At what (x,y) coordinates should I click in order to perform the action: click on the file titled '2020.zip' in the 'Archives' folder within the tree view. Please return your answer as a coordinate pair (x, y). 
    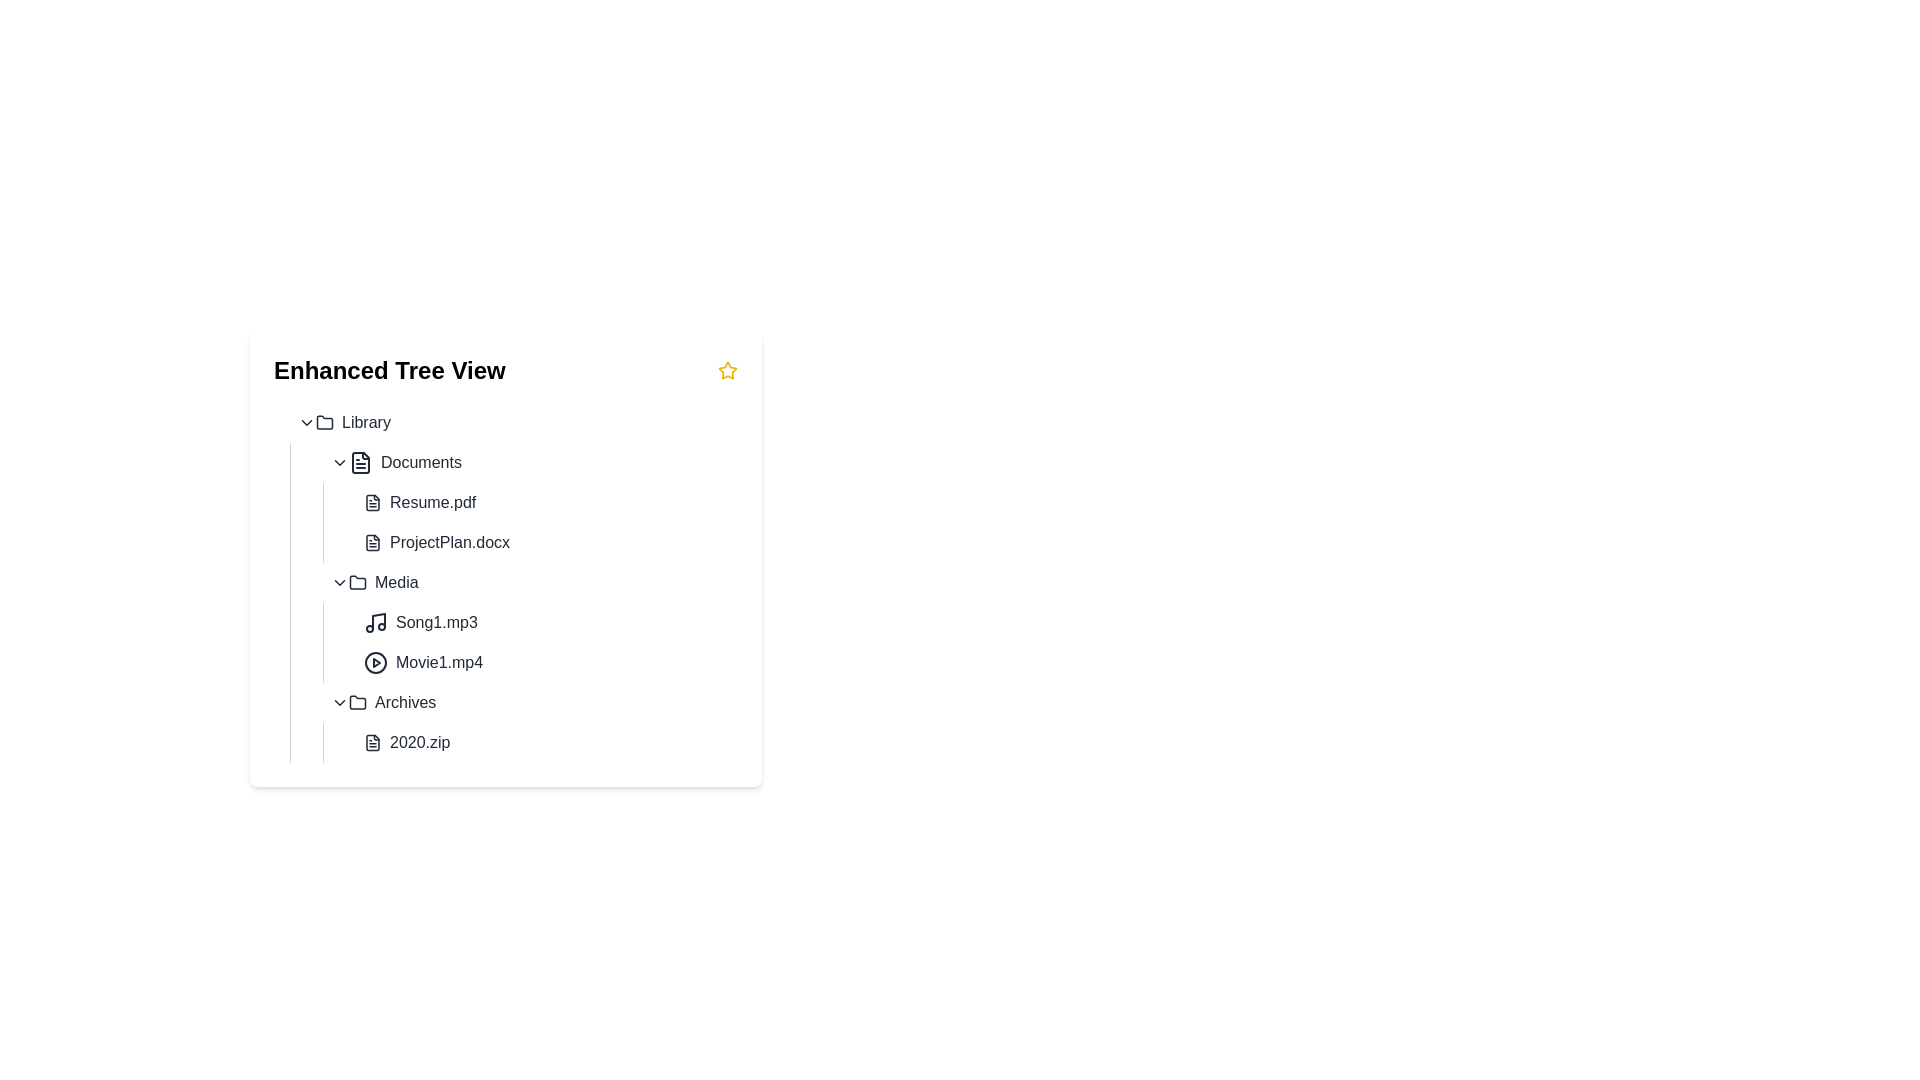
    Looking at the image, I should click on (530, 743).